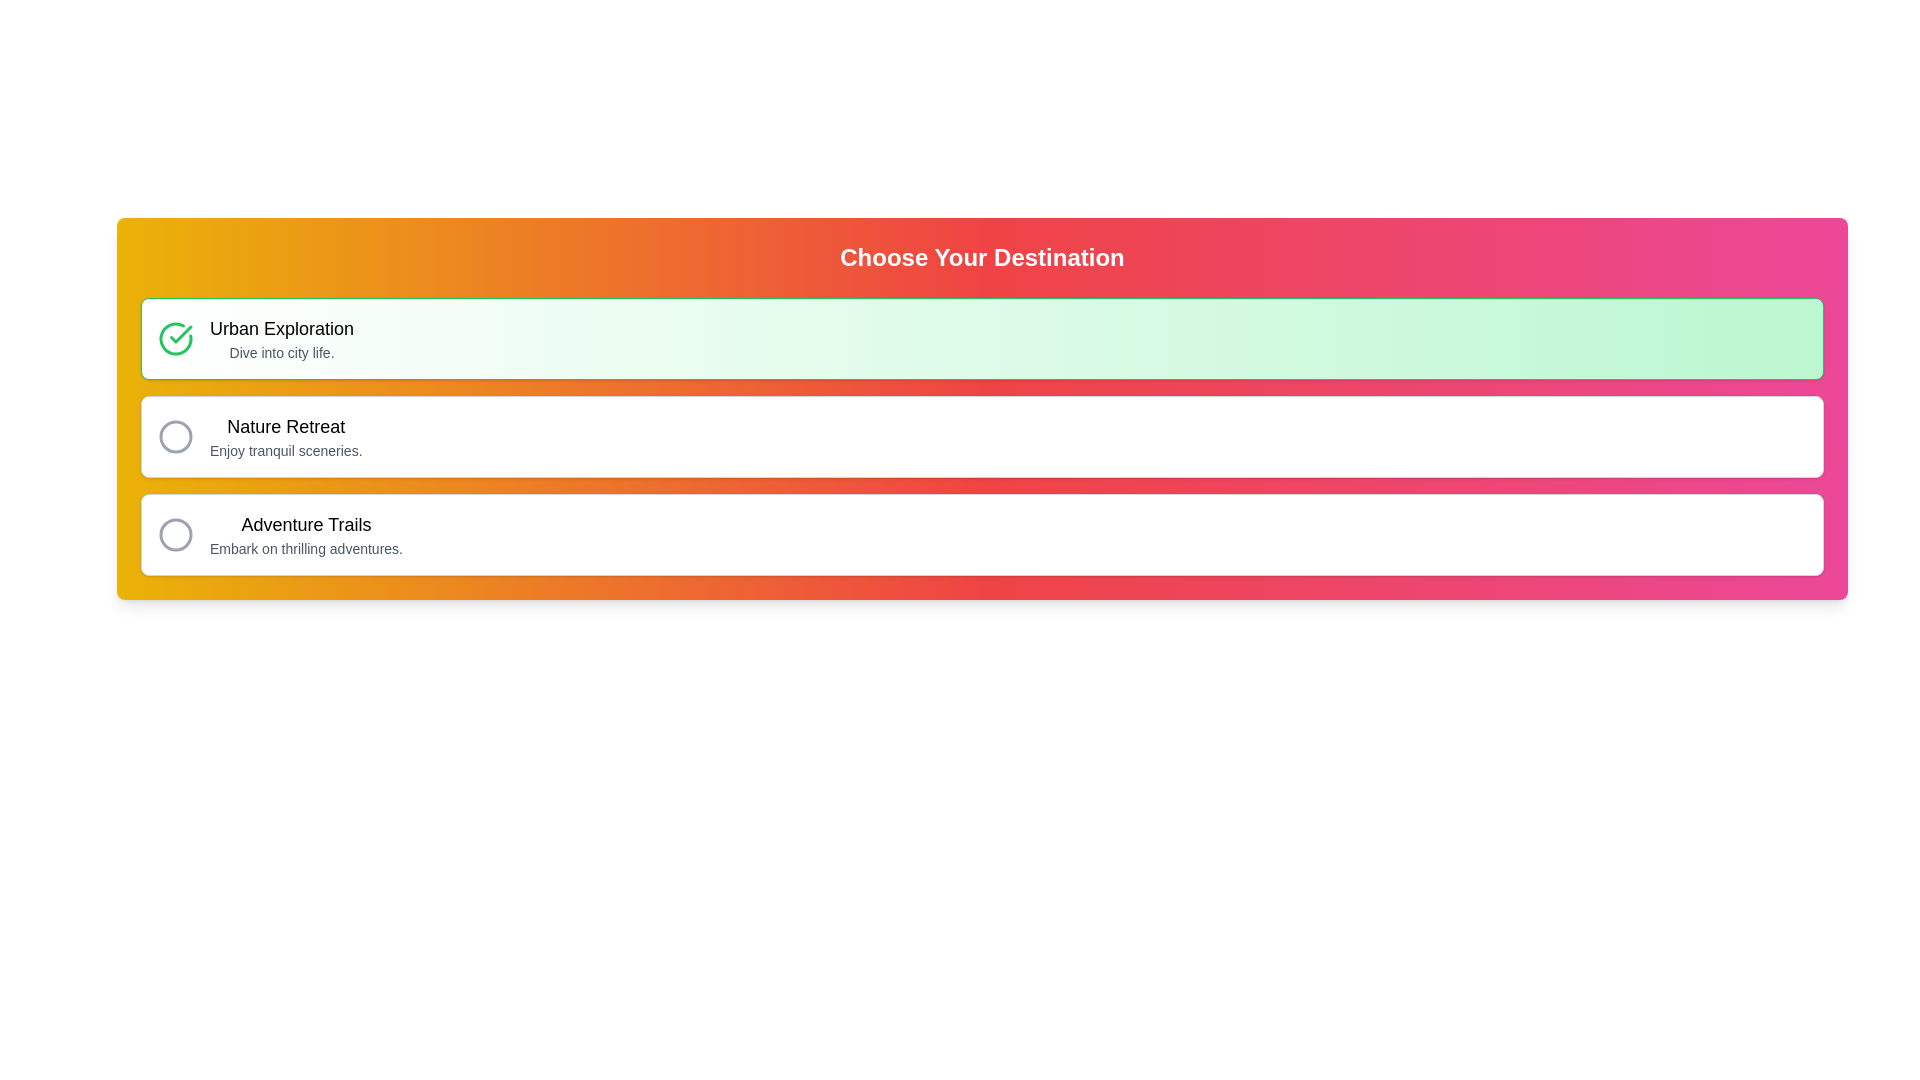 Image resolution: width=1920 pixels, height=1080 pixels. What do you see at coordinates (281, 338) in the screenshot?
I see `the text block featuring the bold header 'Urban Exploration' and the subheader 'Dive into city life'` at bounding box center [281, 338].